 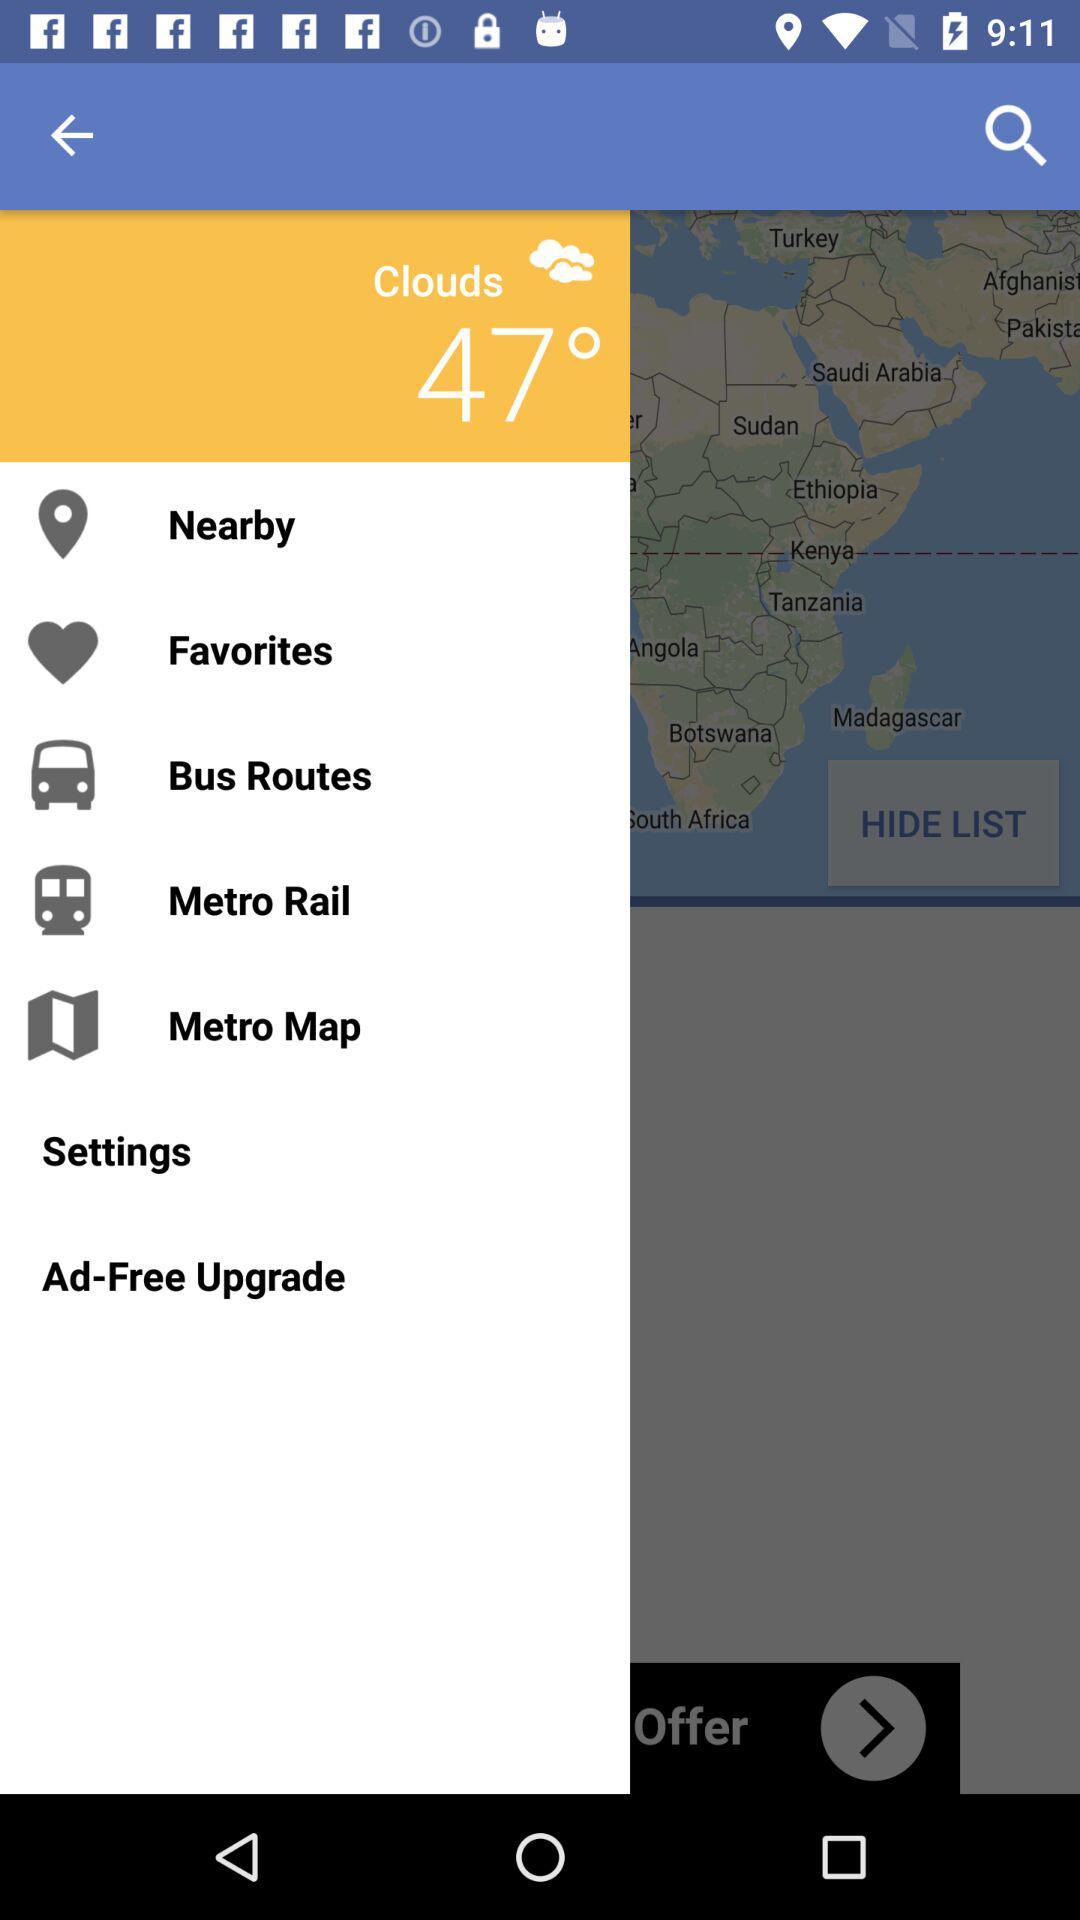 I want to click on metro map icon, so click(x=378, y=1024).